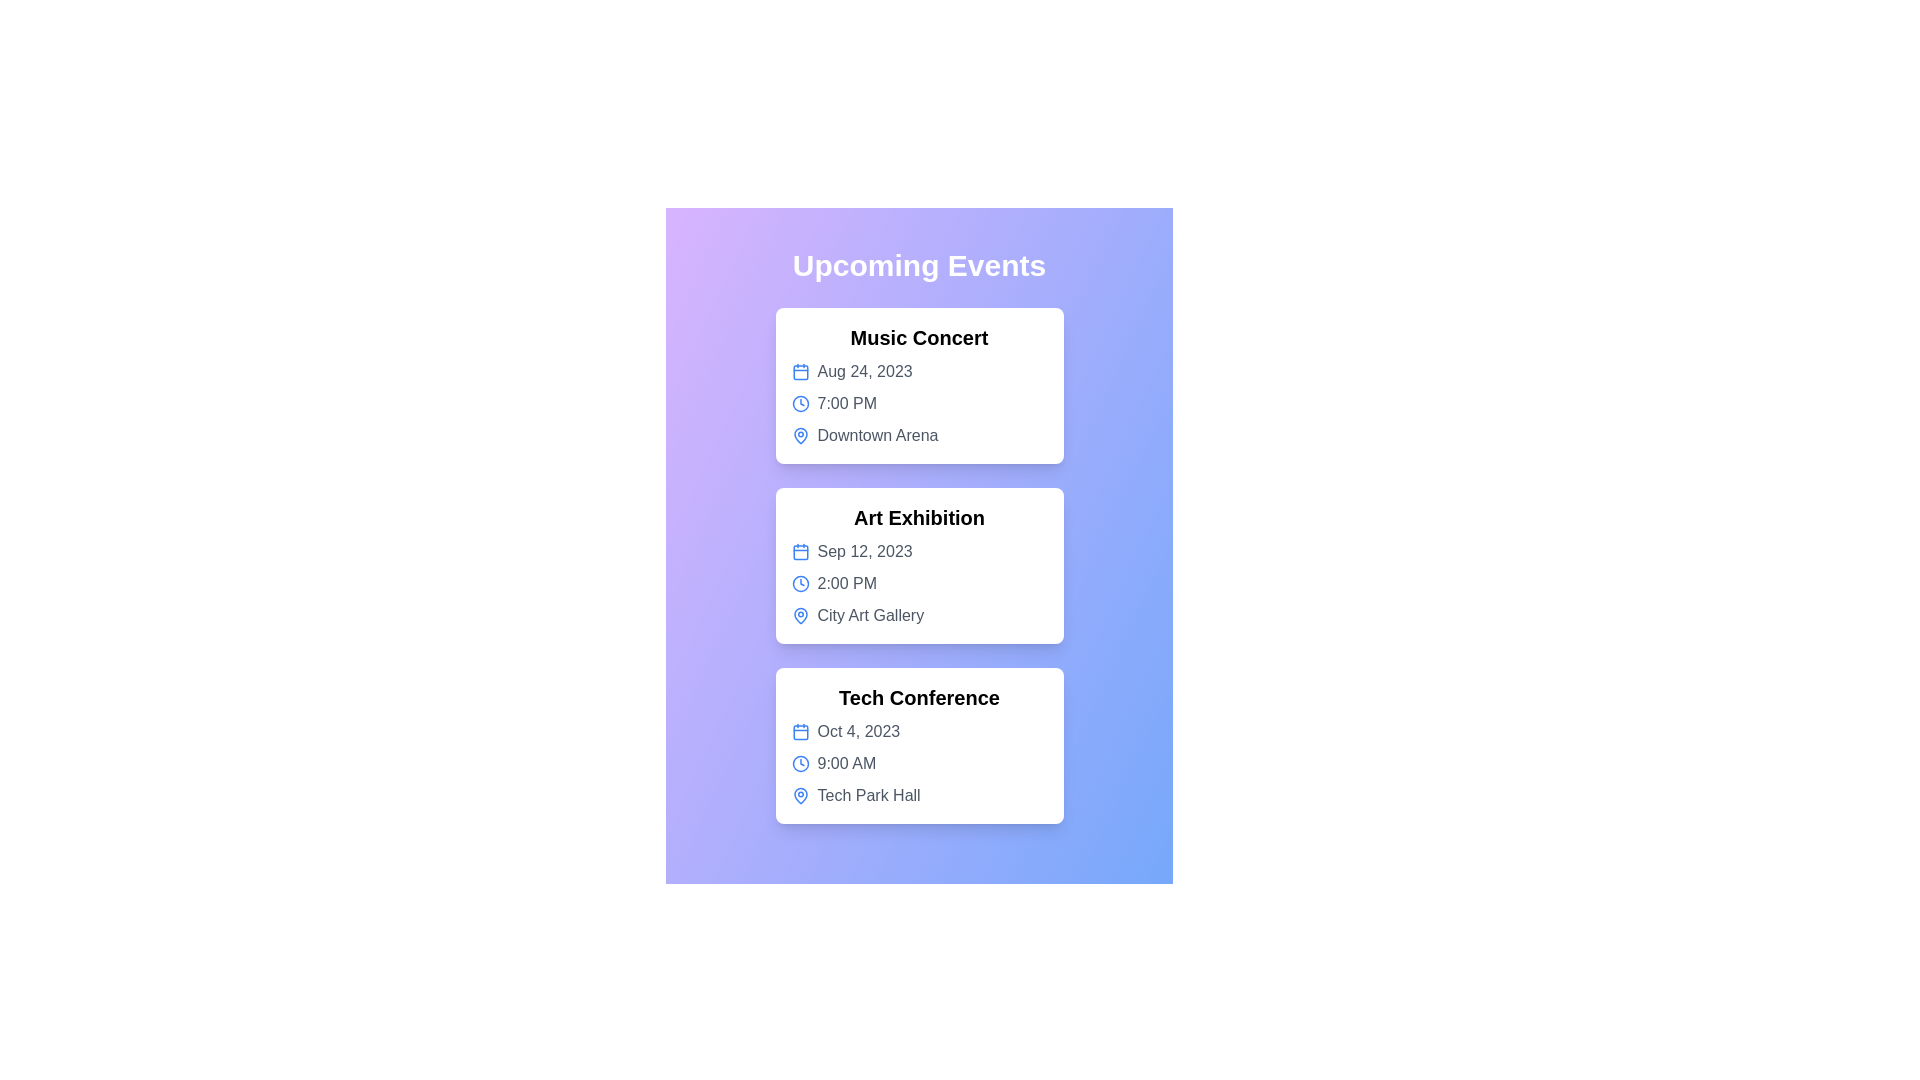  I want to click on the clock icon associated with the time indicator of the 'Art Exhibition' event, located below the 'Sep 12, 2023' text, so click(918, 583).